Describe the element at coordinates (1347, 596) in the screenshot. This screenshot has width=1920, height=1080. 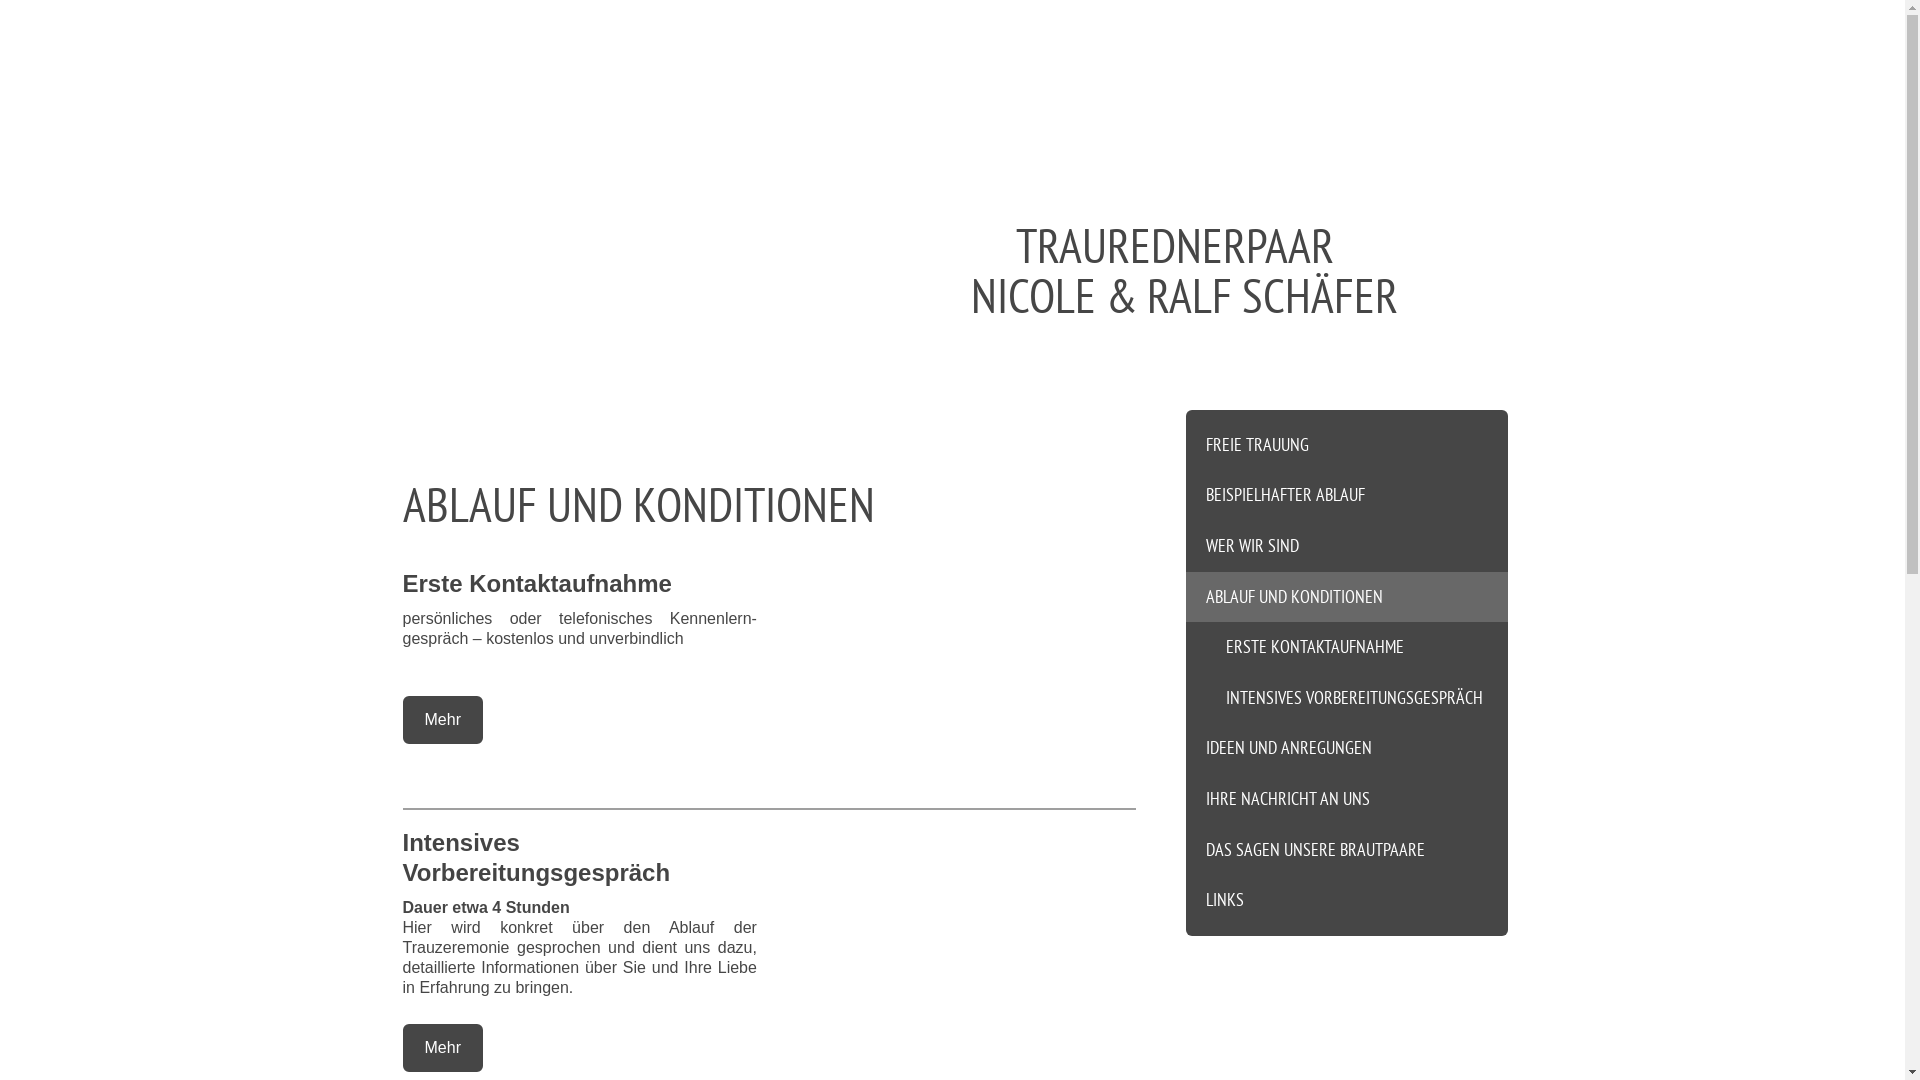
I see `'ABLAUF UND KONDITIONEN'` at that location.